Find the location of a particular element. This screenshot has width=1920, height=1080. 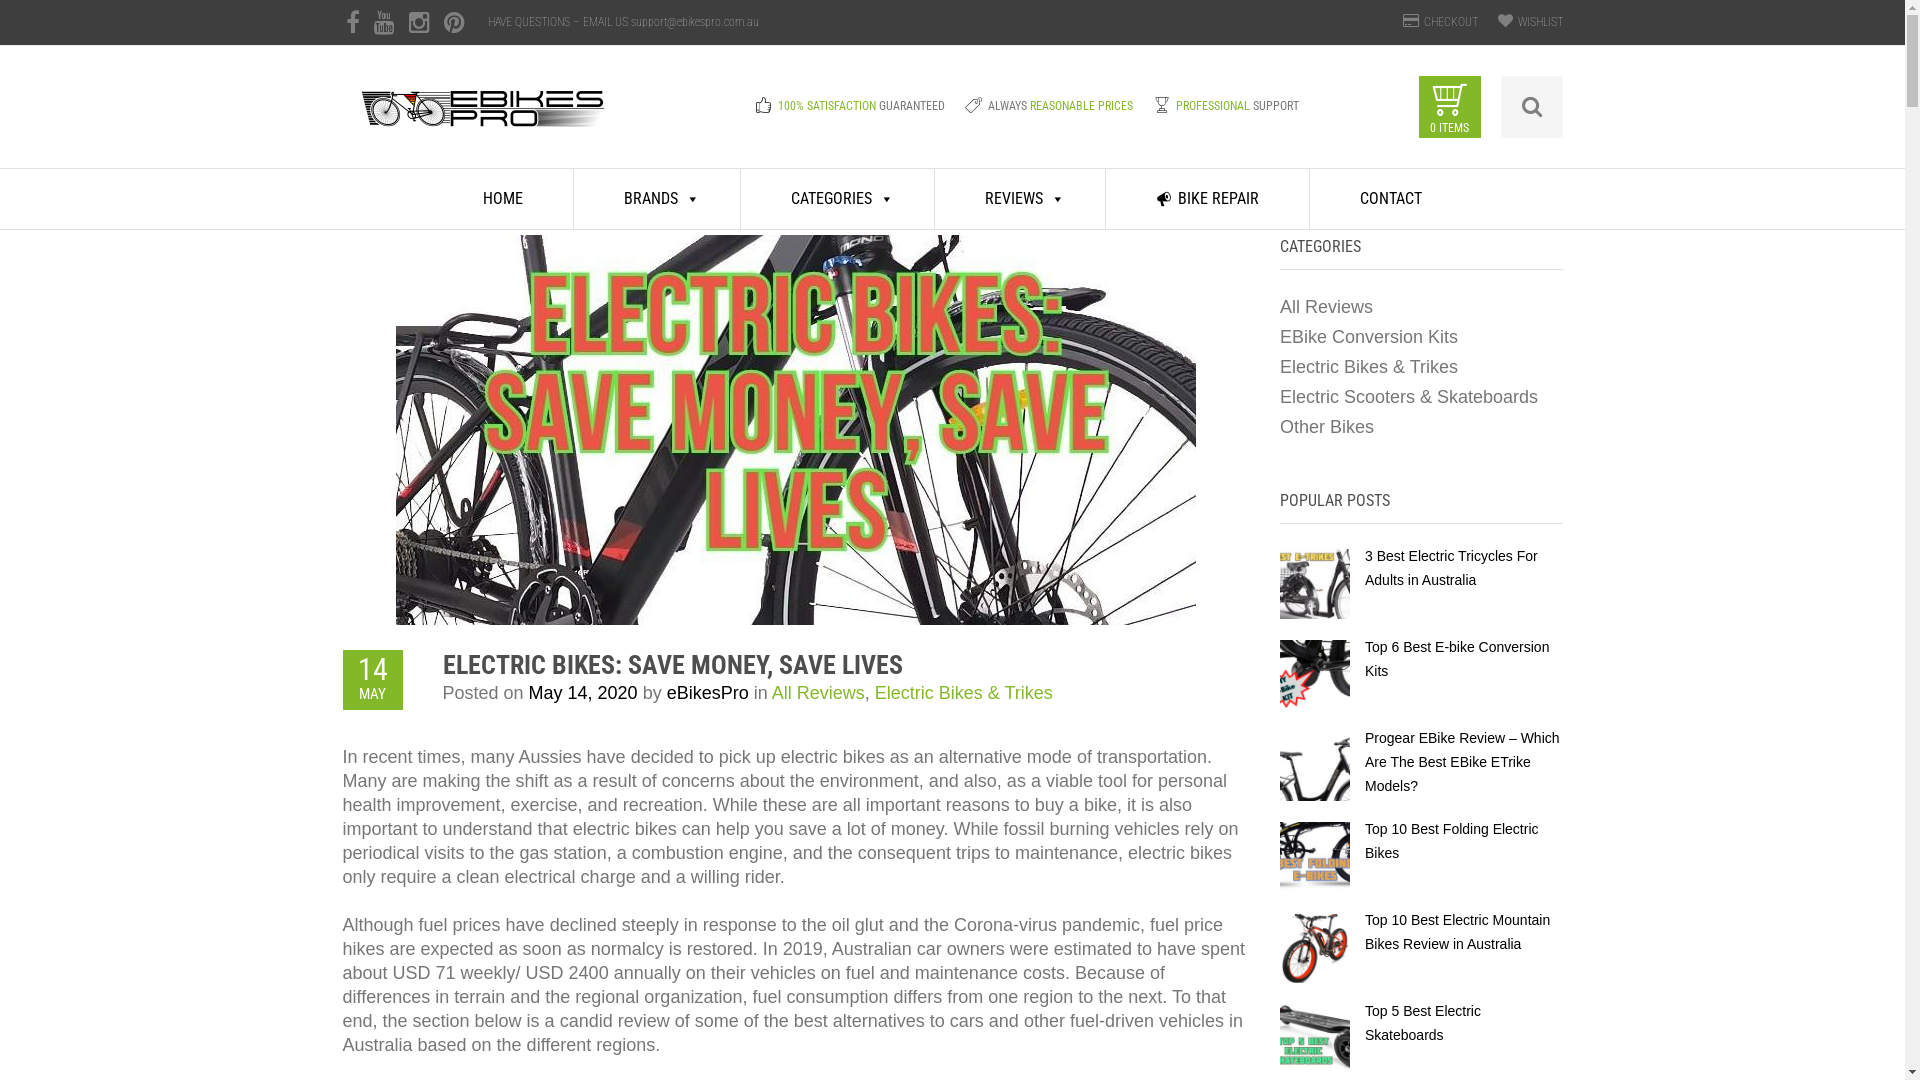

'Top 5 Best Electric Skateboards' is located at coordinates (1421, 1022).